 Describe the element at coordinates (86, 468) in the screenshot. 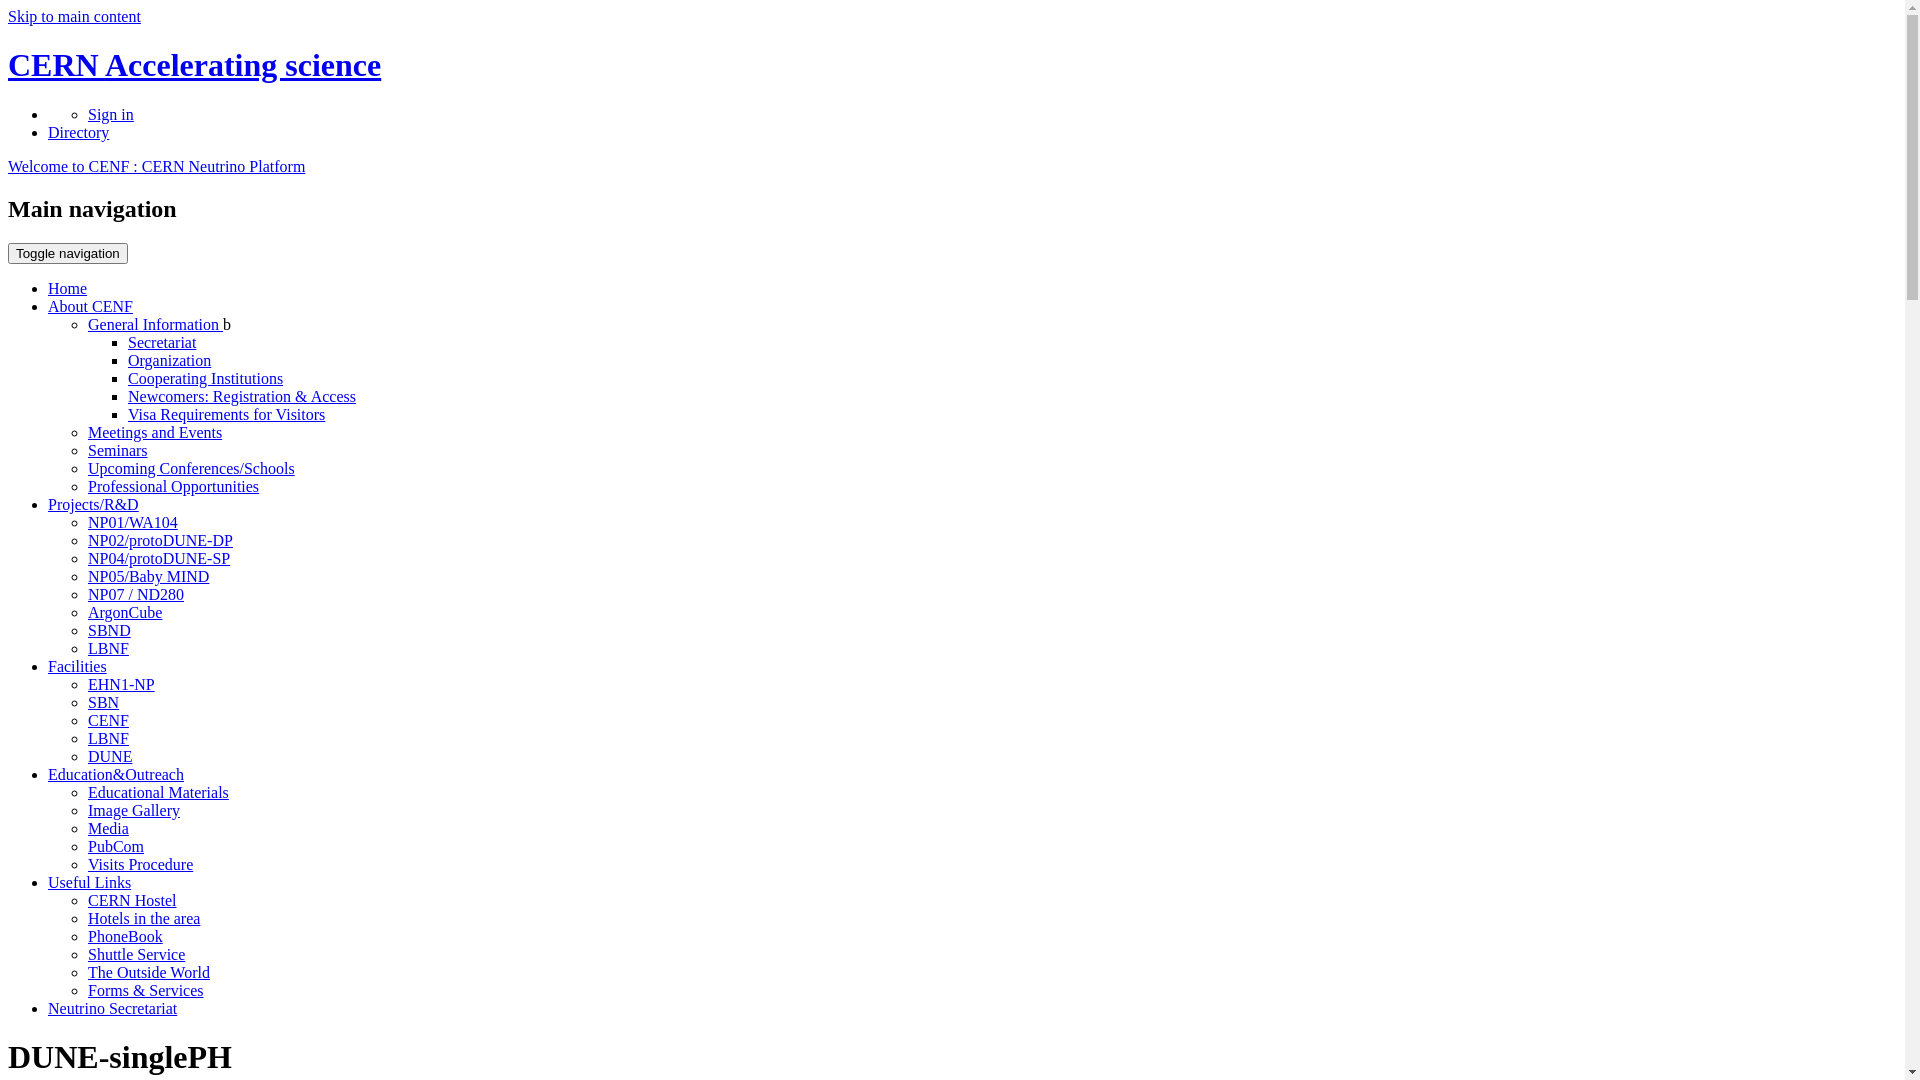

I see `'Upcoming Conferences/Schools'` at that location.